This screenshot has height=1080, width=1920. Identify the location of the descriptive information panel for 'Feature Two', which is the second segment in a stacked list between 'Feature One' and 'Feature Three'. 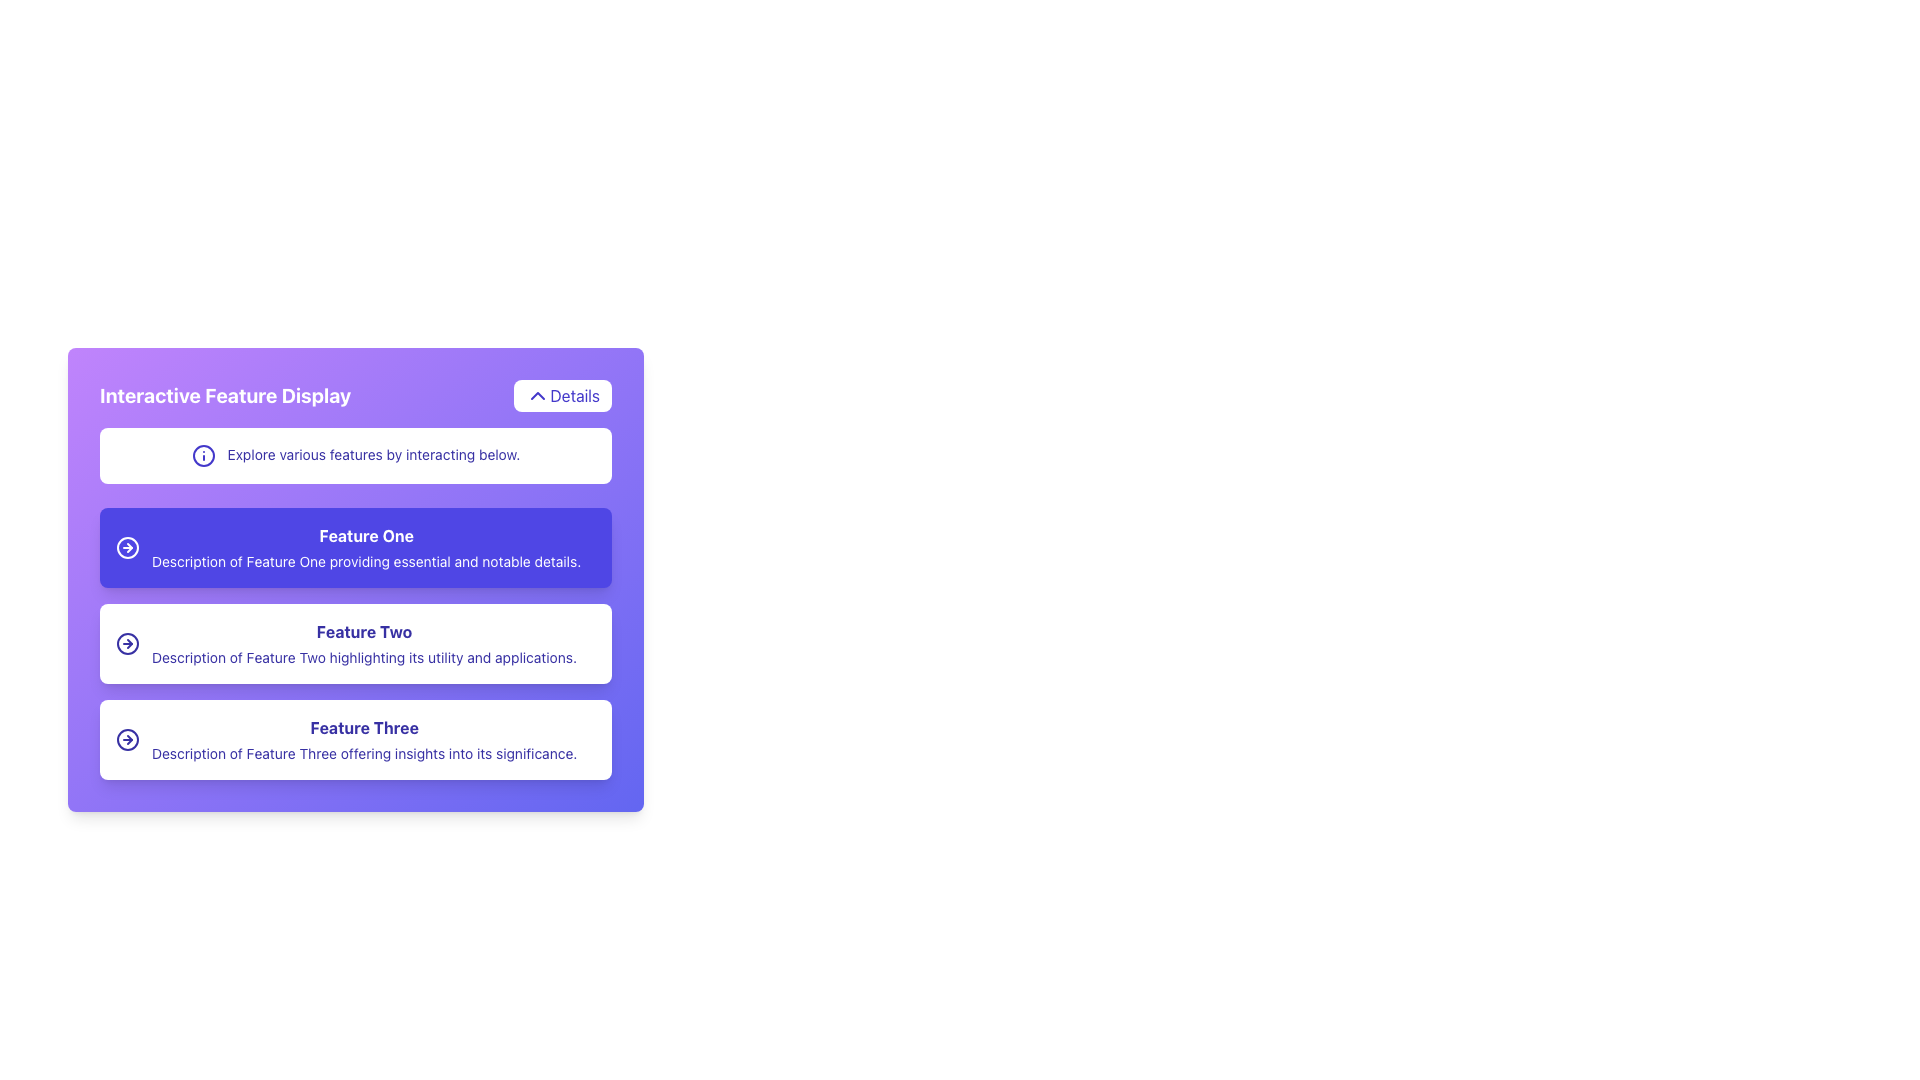
(355, 644).